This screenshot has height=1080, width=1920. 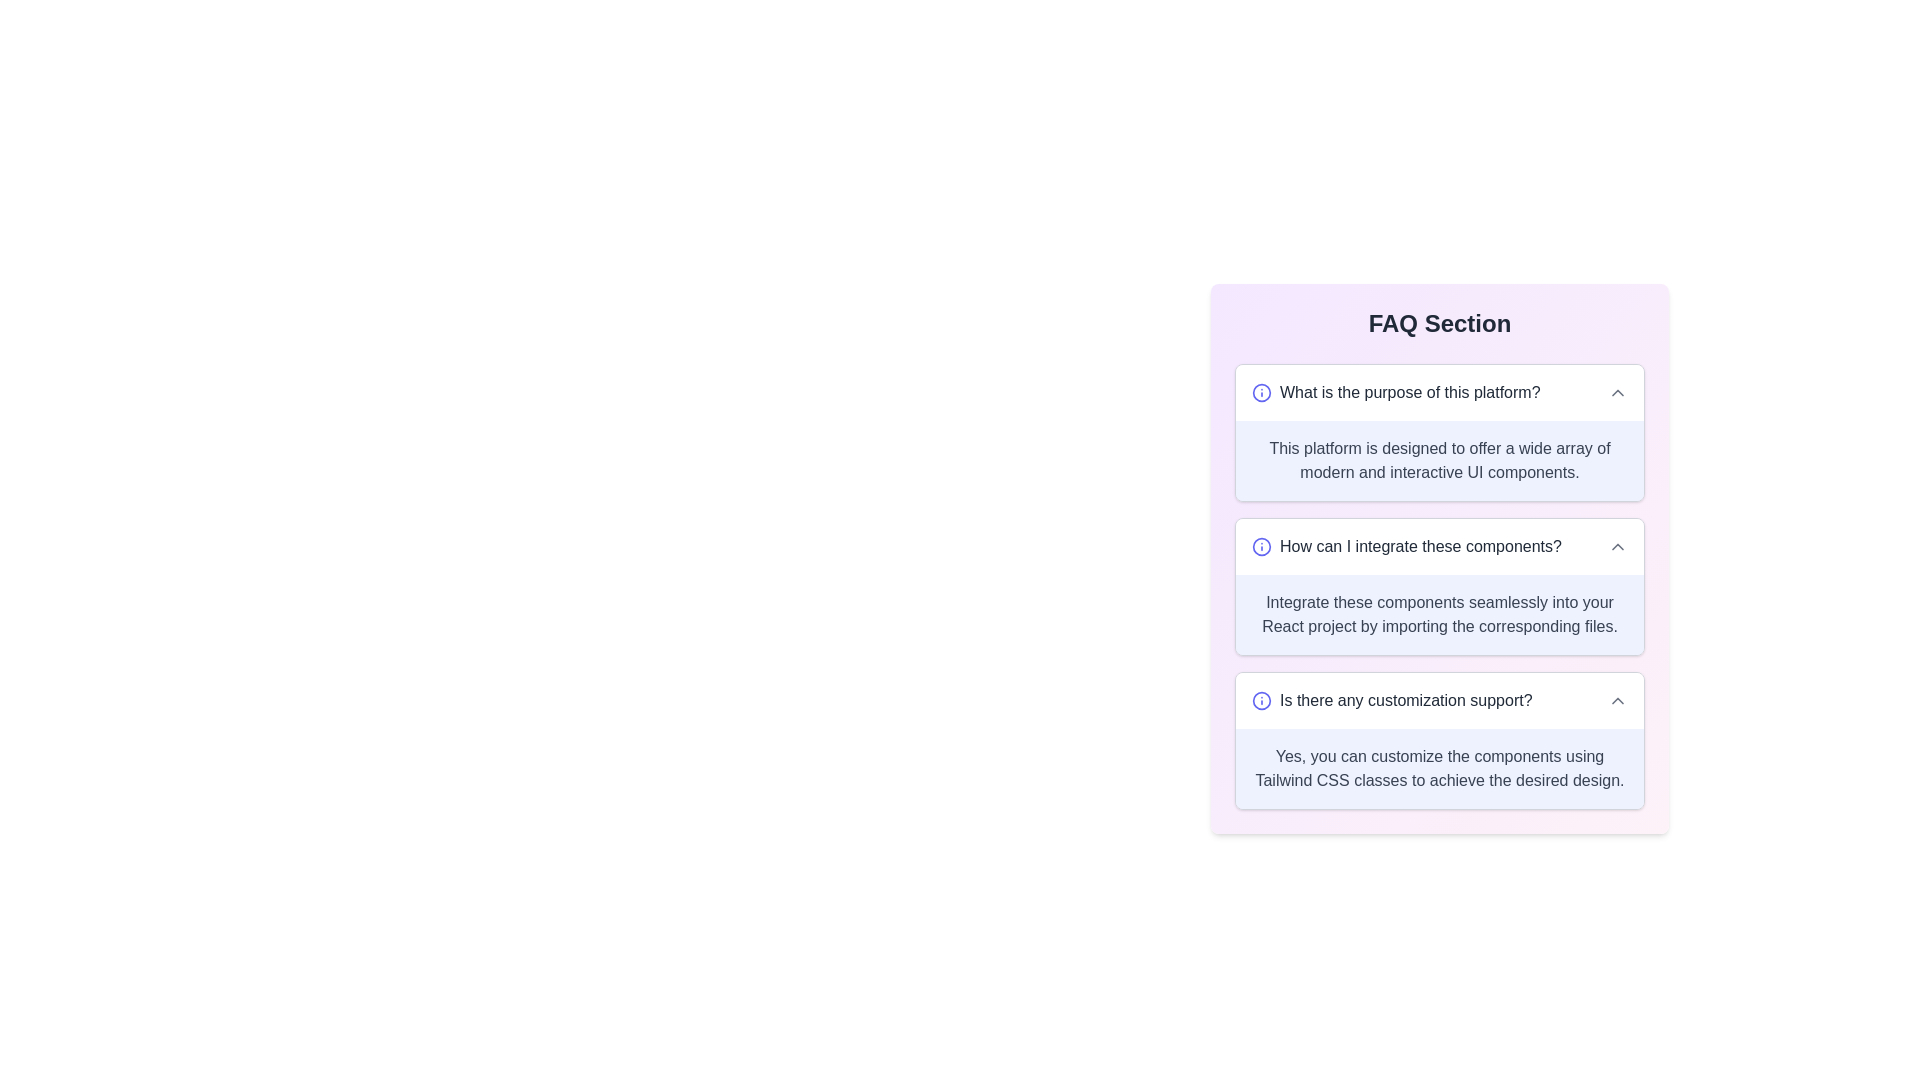 What do you see at coordinates (1617, 393) in the screenshot?
I see `the chevron-up icon button on the far-right side of the question item for 'What is the purpose of this platform?'` at bounding box center [1617, 393].